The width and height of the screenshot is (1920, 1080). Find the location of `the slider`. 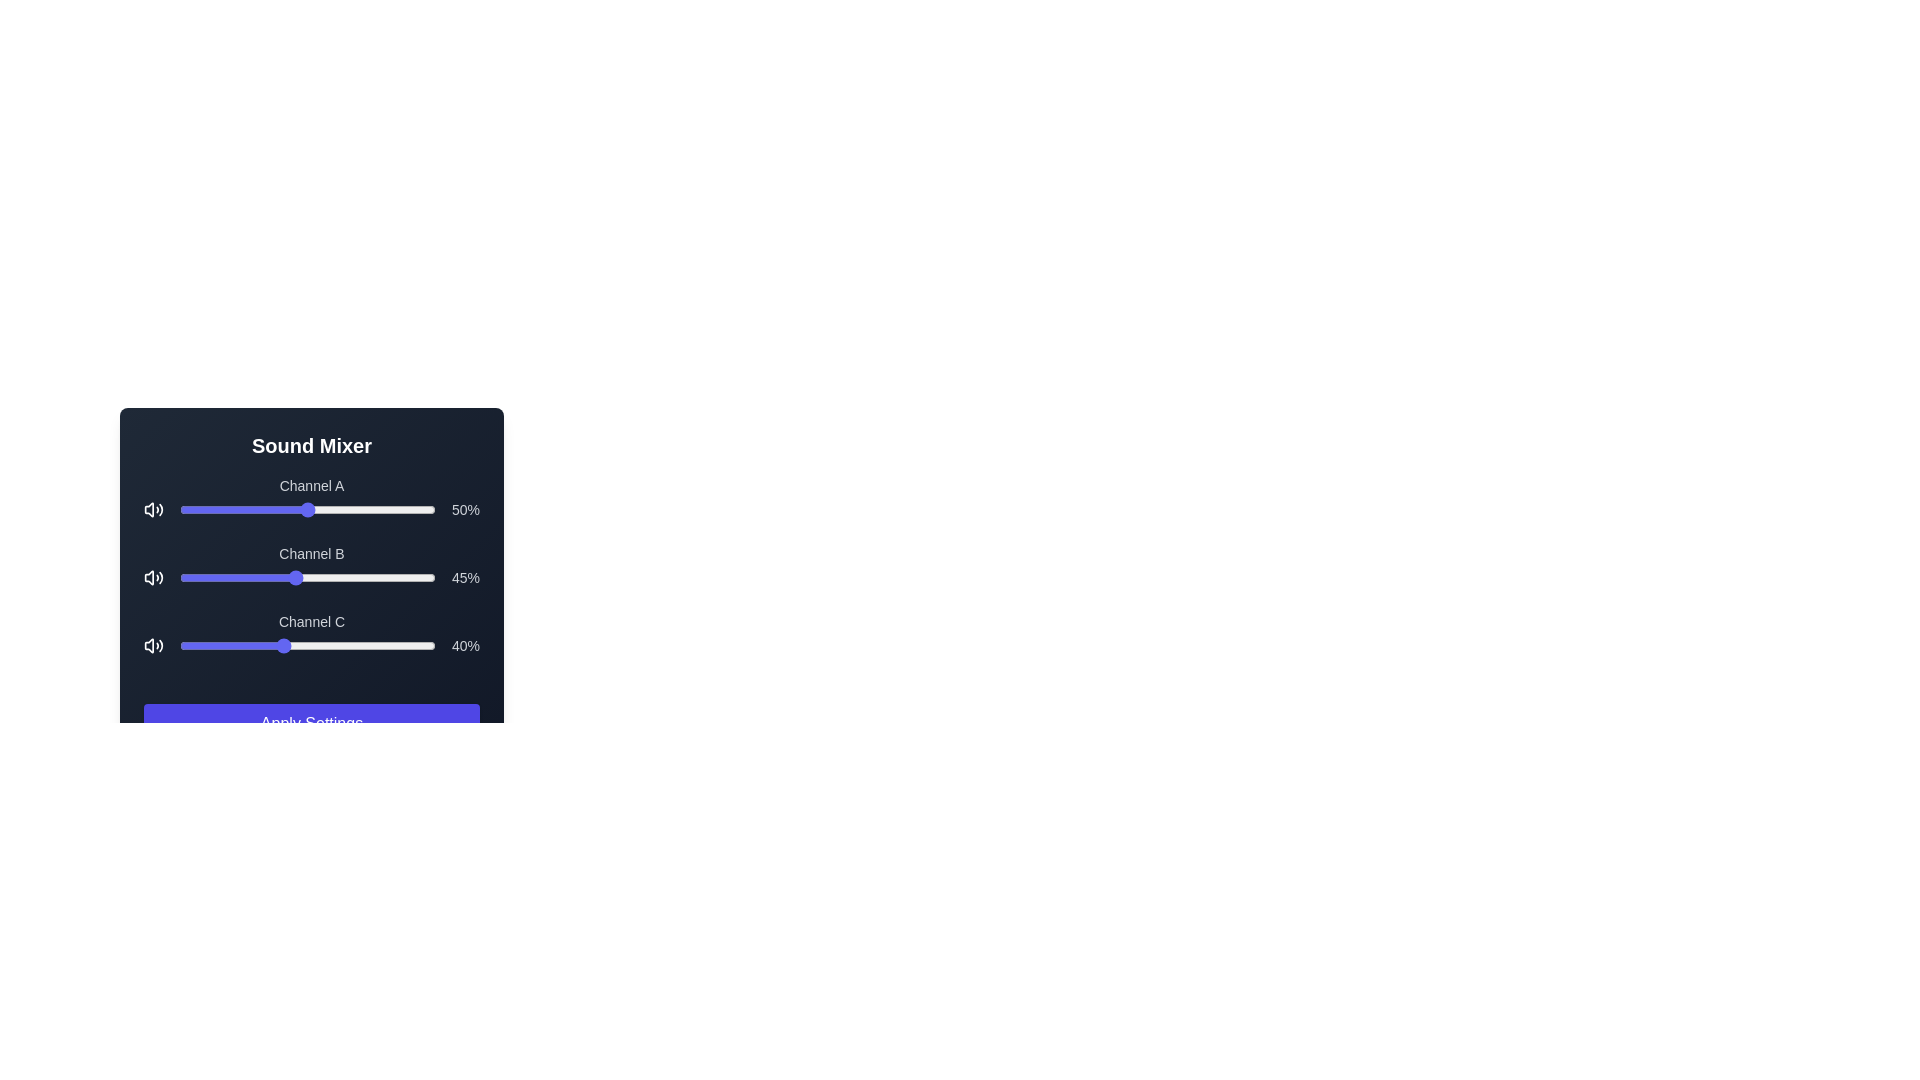

the slider is located at coordinates (336, 645).